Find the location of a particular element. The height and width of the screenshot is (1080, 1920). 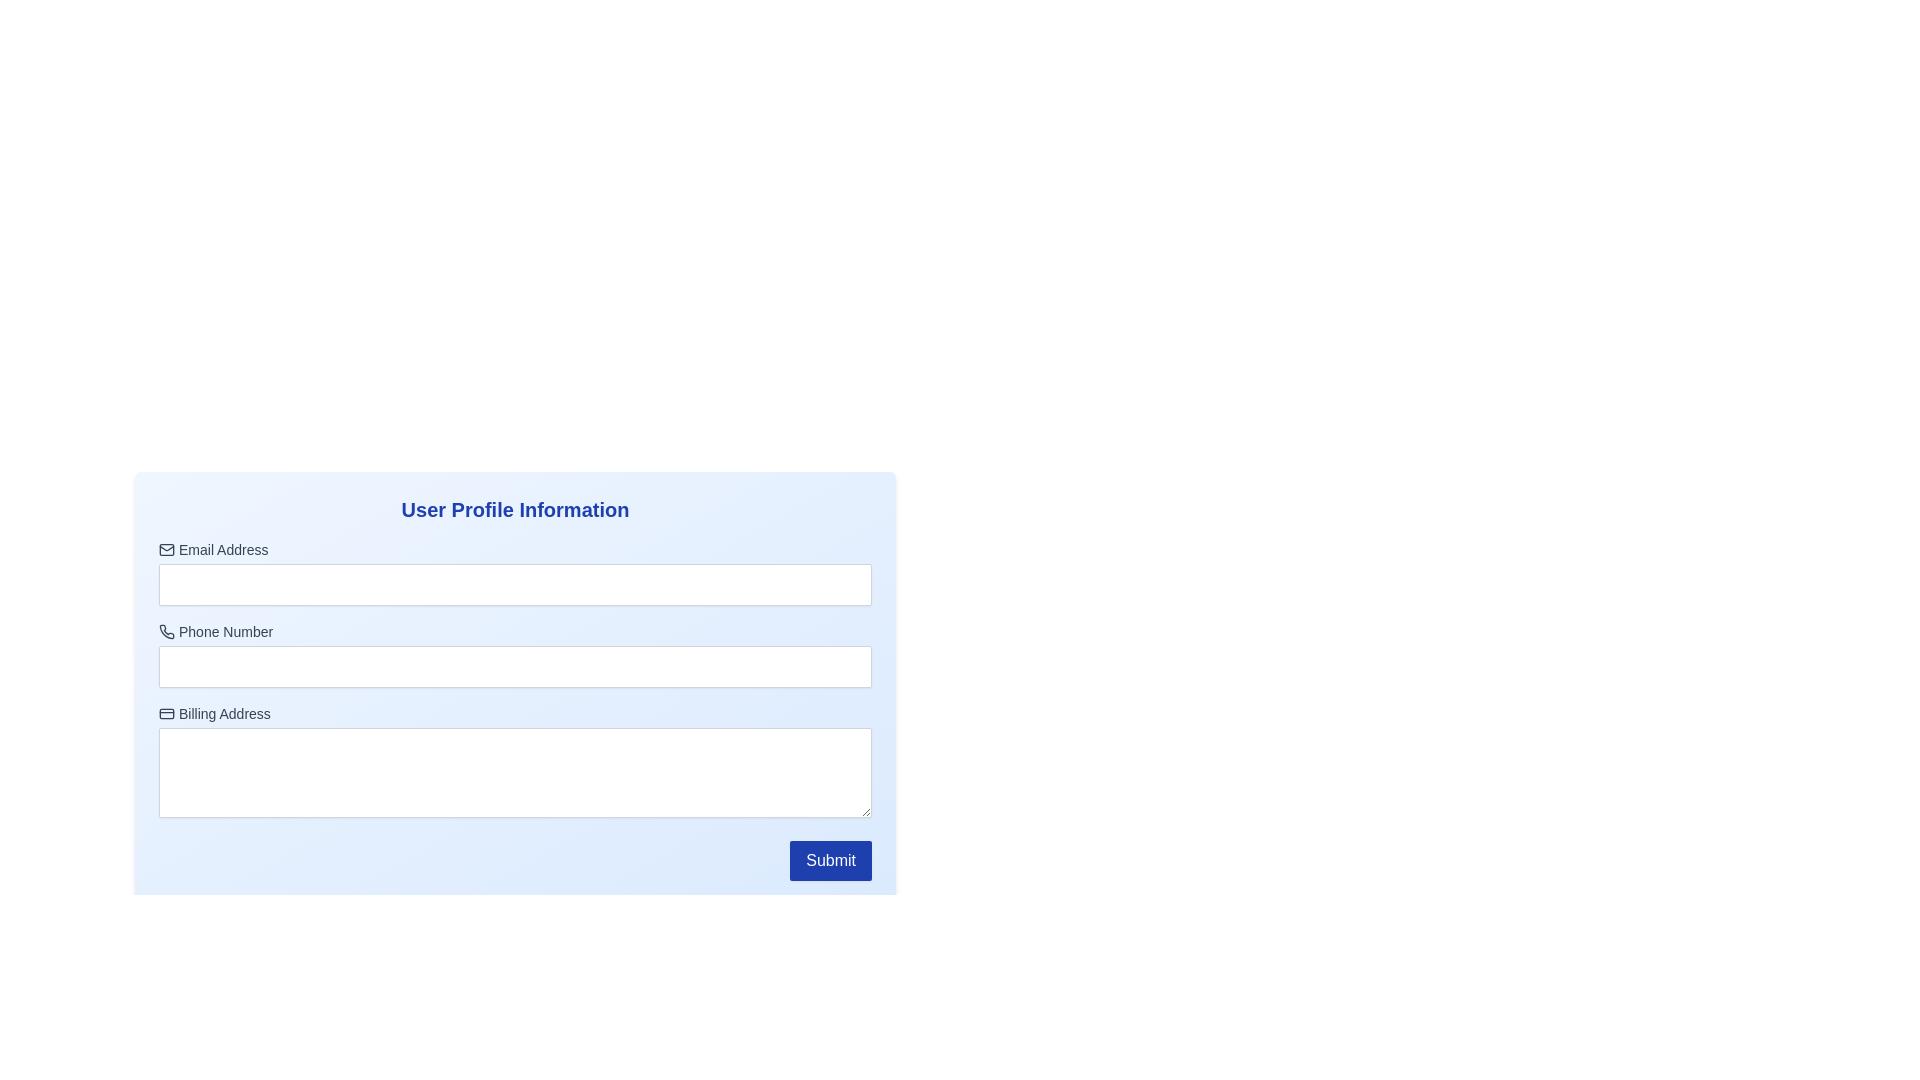

the credit card SVG icon located at the beginning of the 'Billing Address' line, which has a rectangular outline with rounded corners and a horizontal line inside is located at coordinates (167, 712).